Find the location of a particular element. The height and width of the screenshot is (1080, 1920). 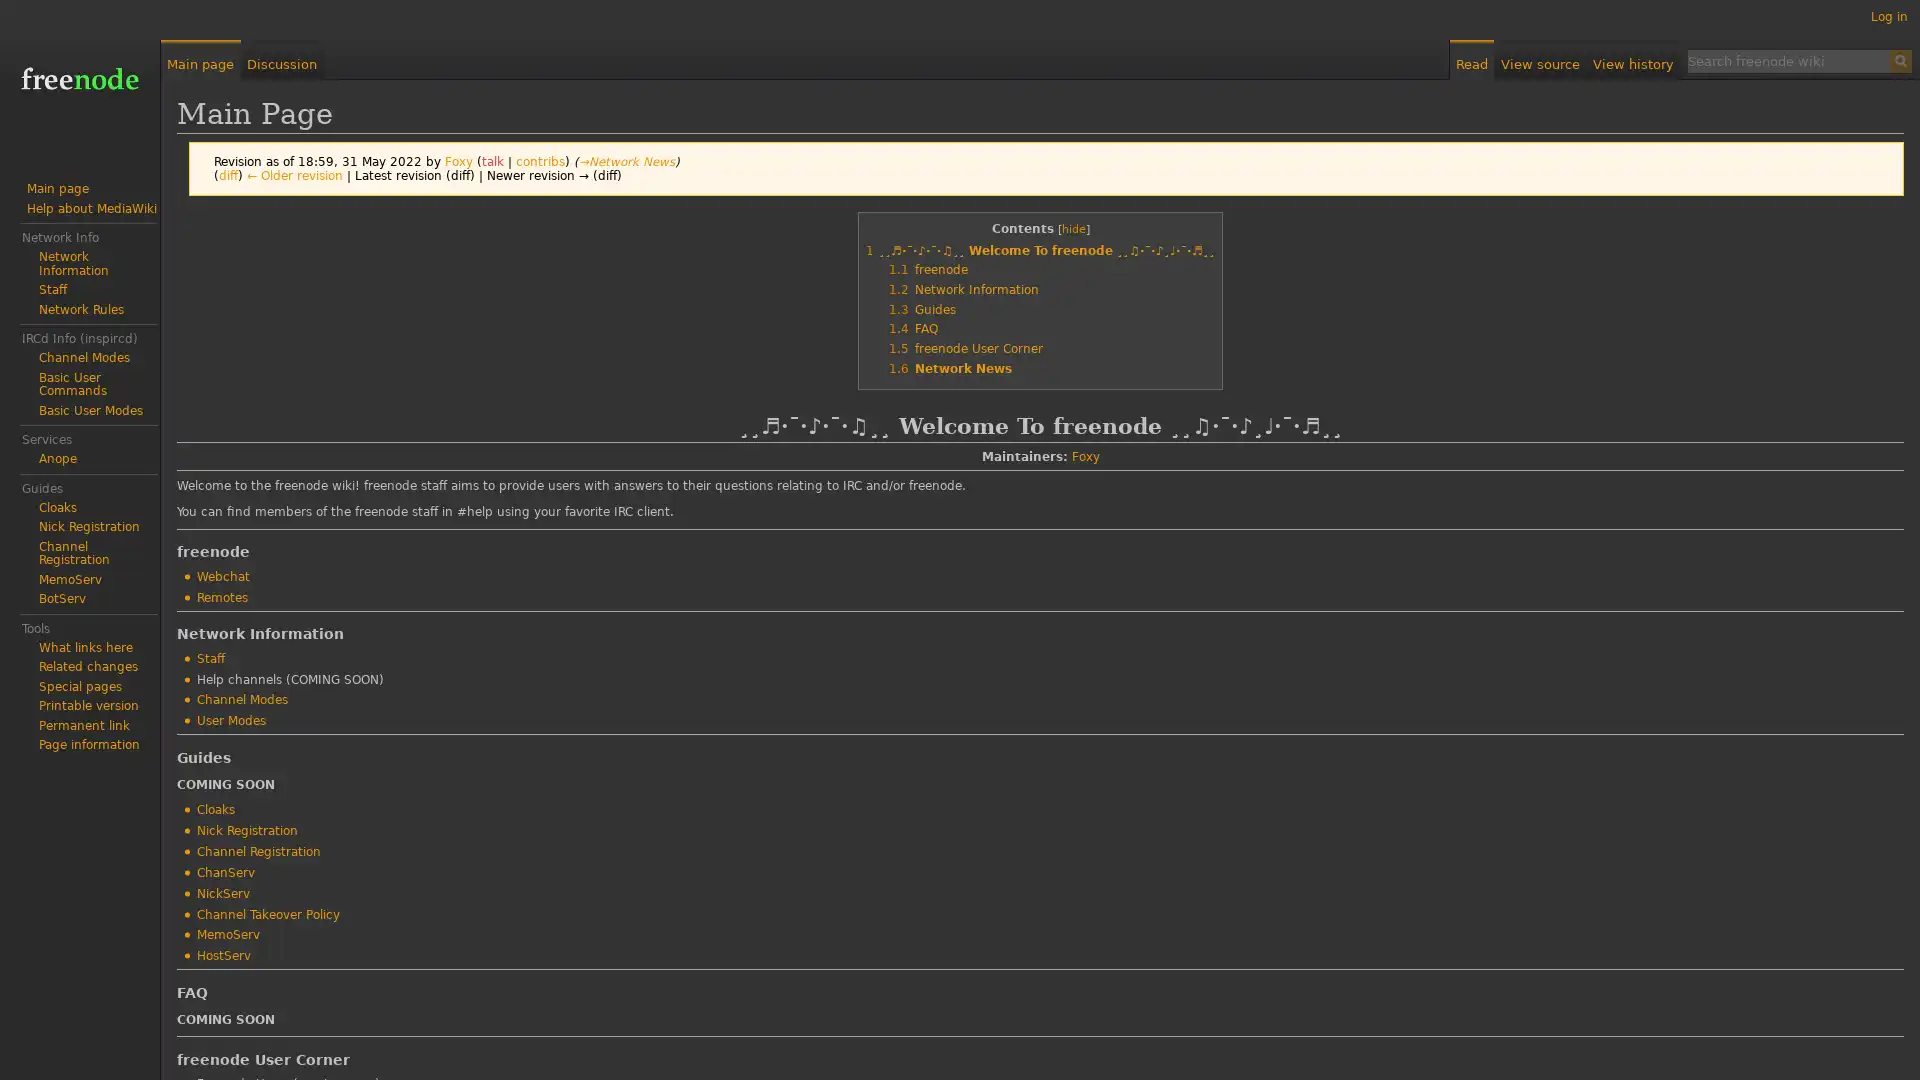

Search is located at coordinates (1899, 60).